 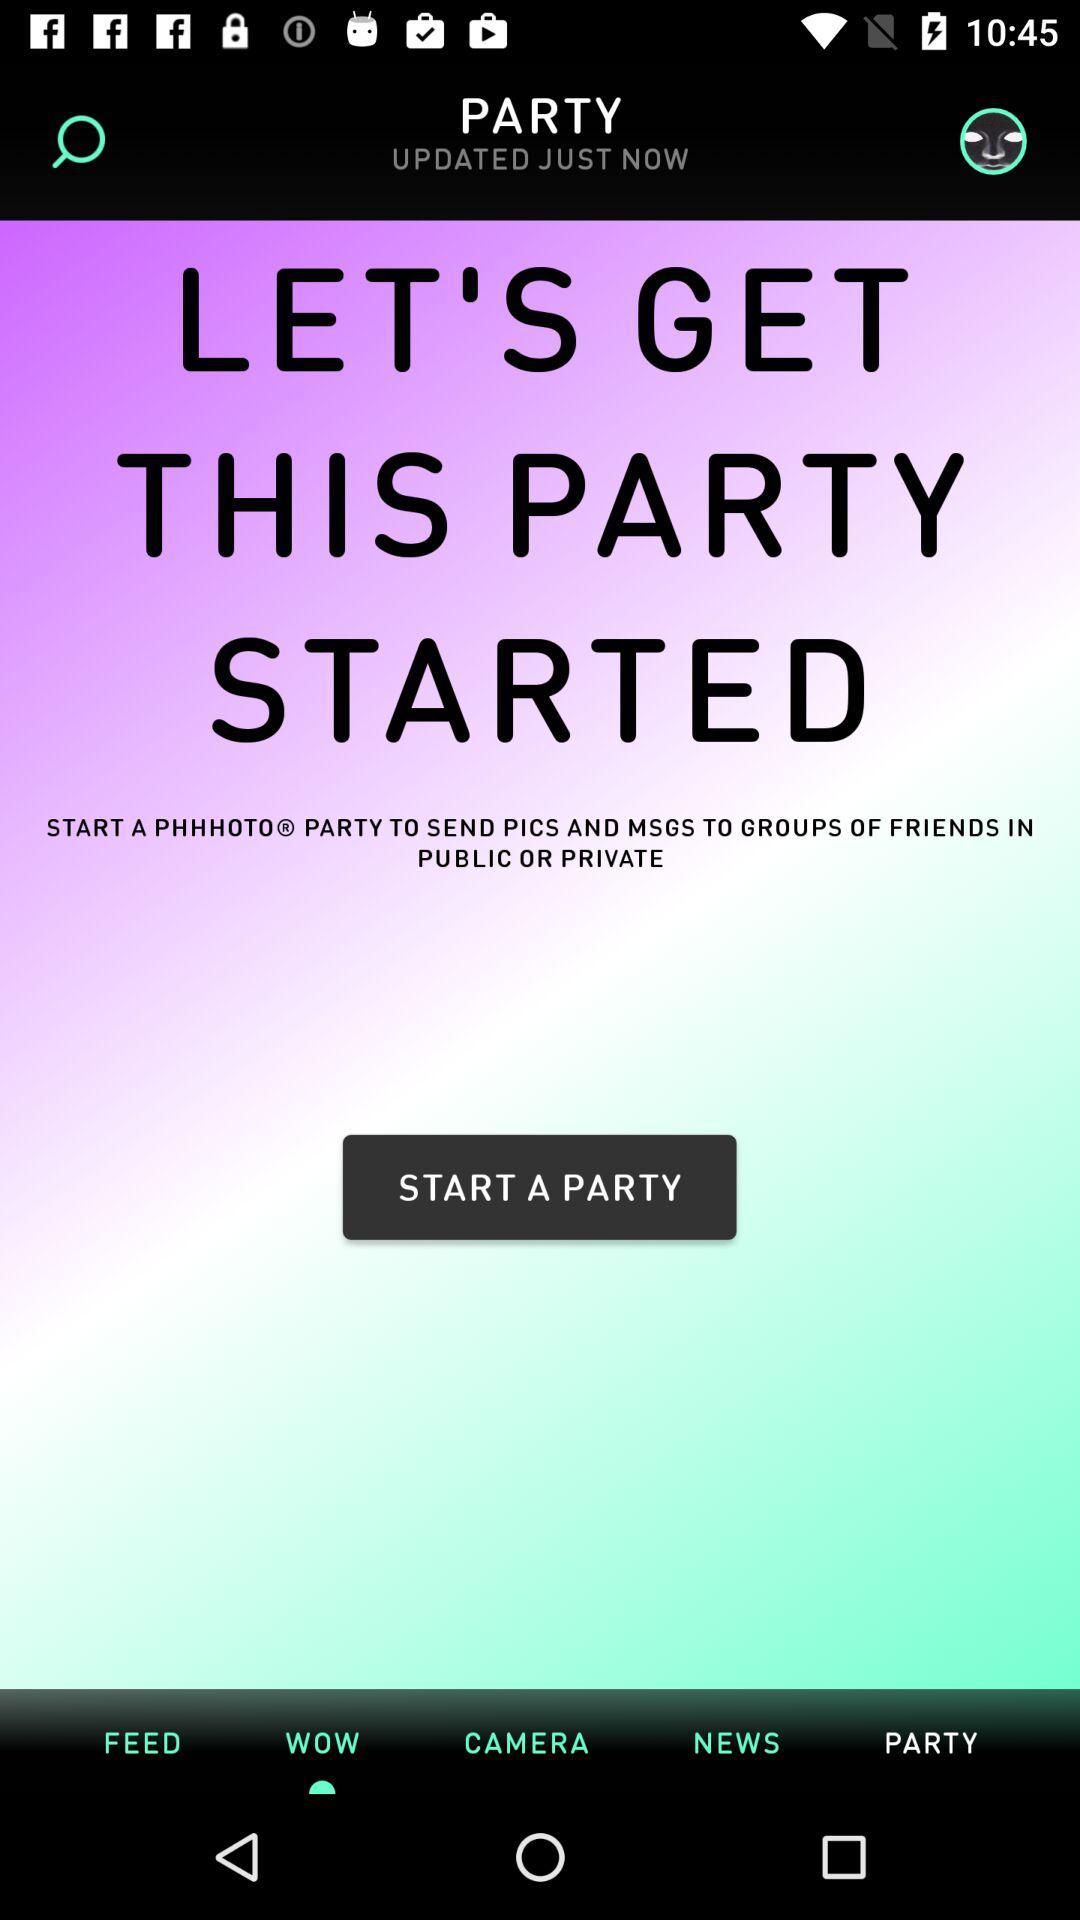 I want to click on item above let s get item, so click(x=84, y=140).